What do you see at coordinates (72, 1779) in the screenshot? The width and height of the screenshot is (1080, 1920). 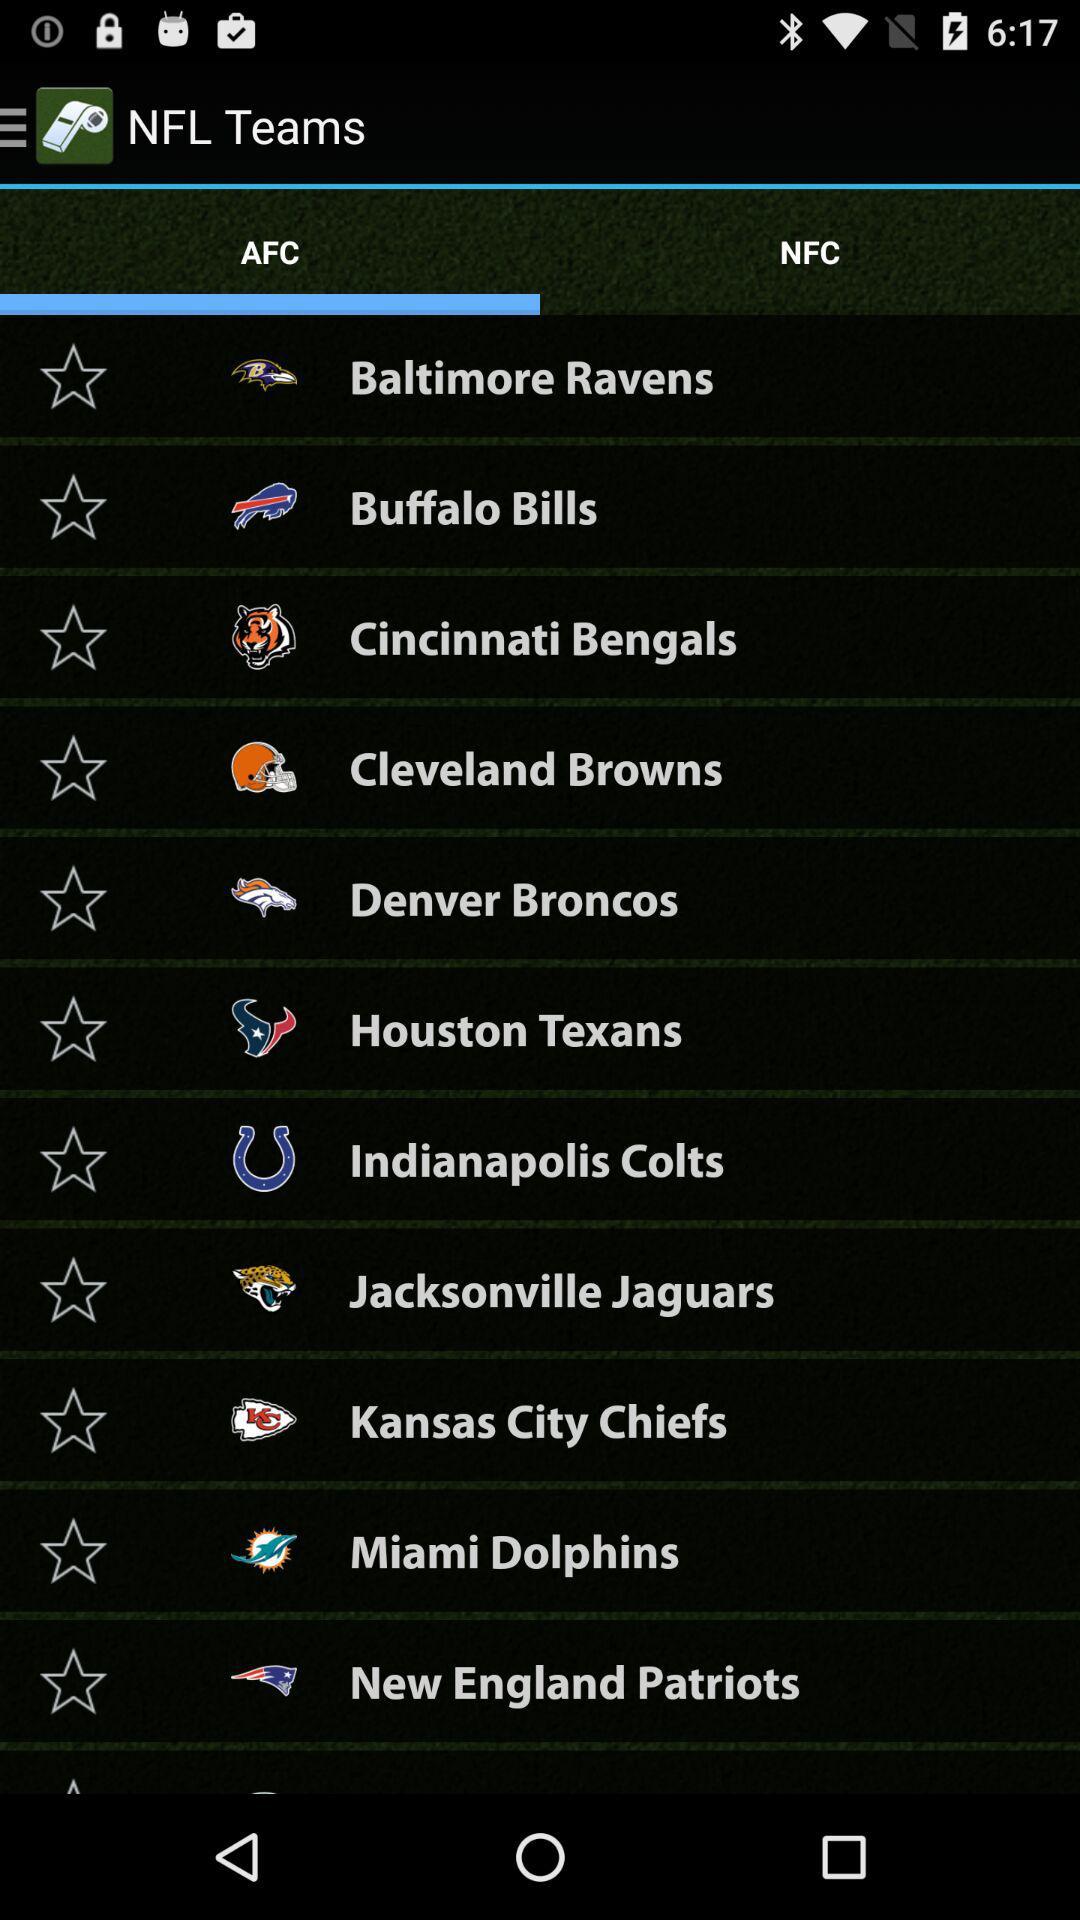 I see `team` at bounding box center [72, 1779].